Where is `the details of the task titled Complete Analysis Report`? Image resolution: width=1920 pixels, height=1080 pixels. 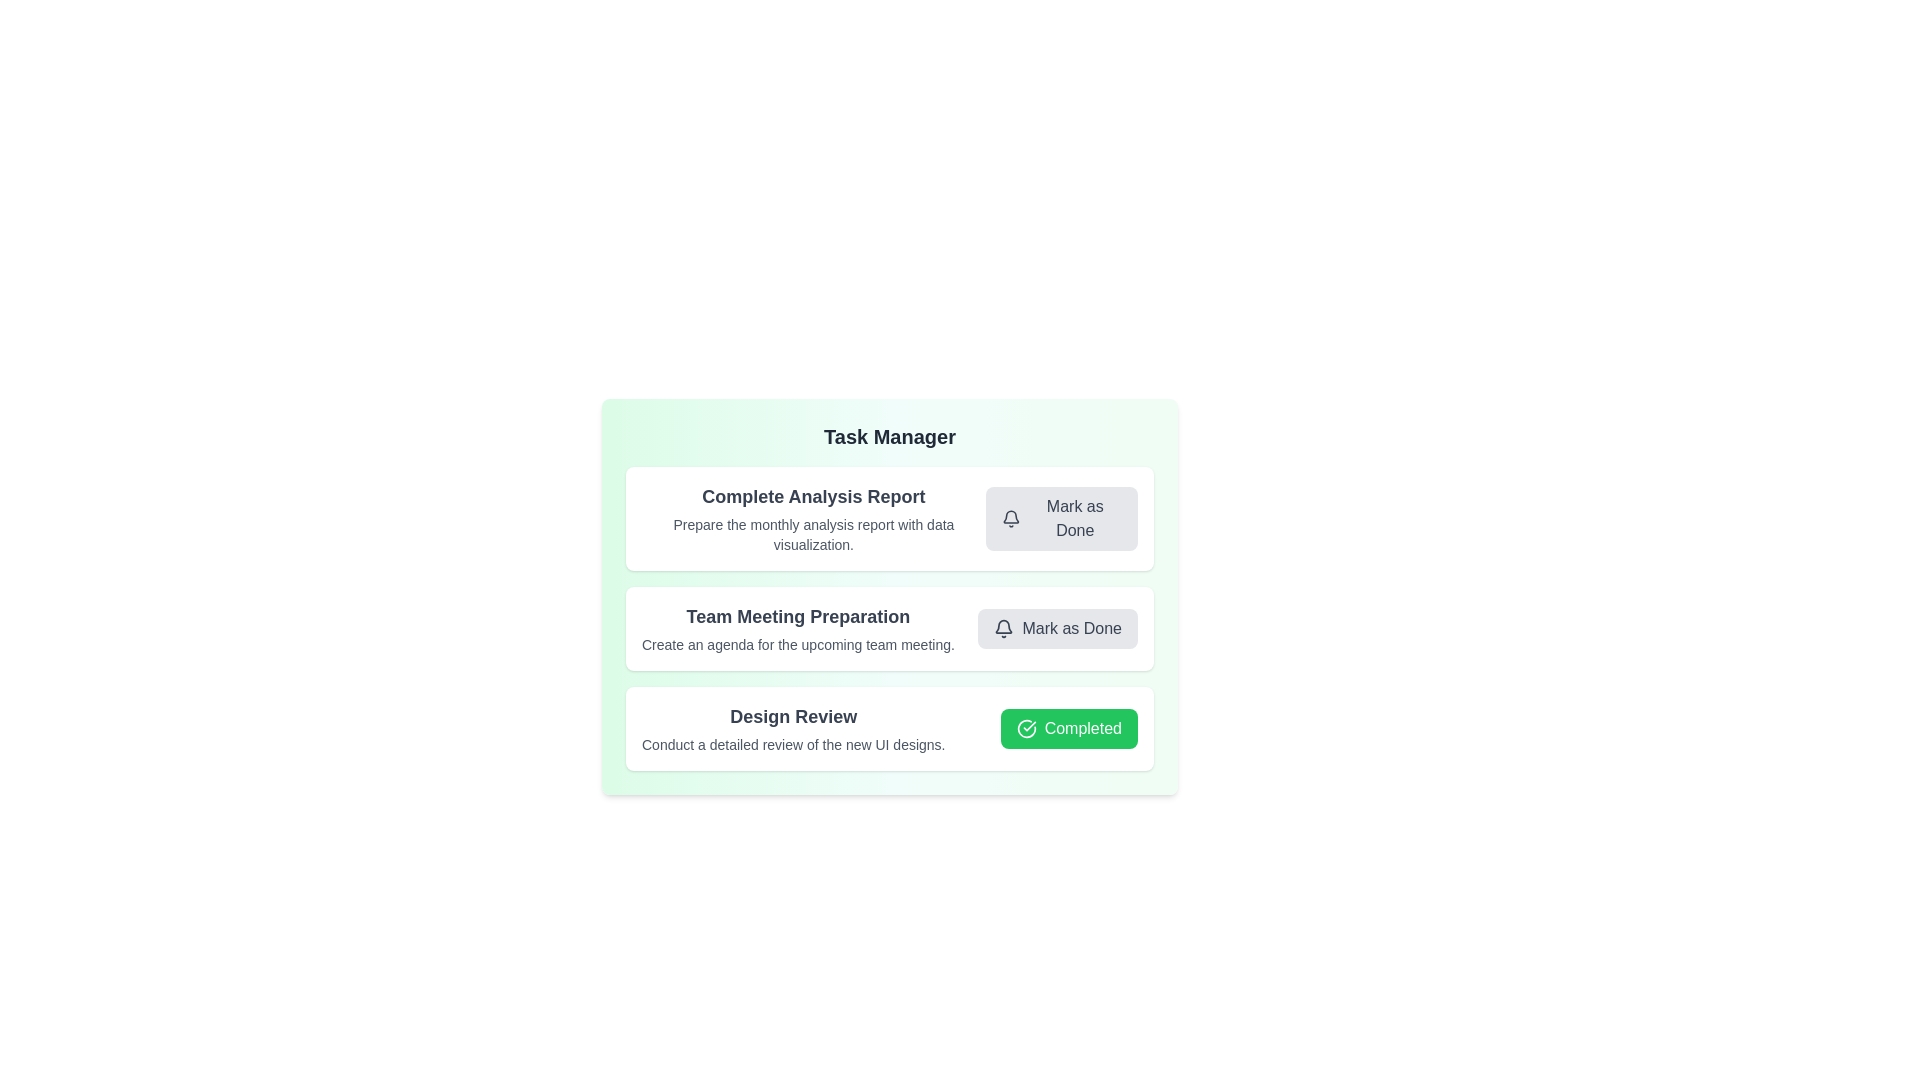 the details of the task titled Complete Analysis Report is located at coordinates (813, 496).